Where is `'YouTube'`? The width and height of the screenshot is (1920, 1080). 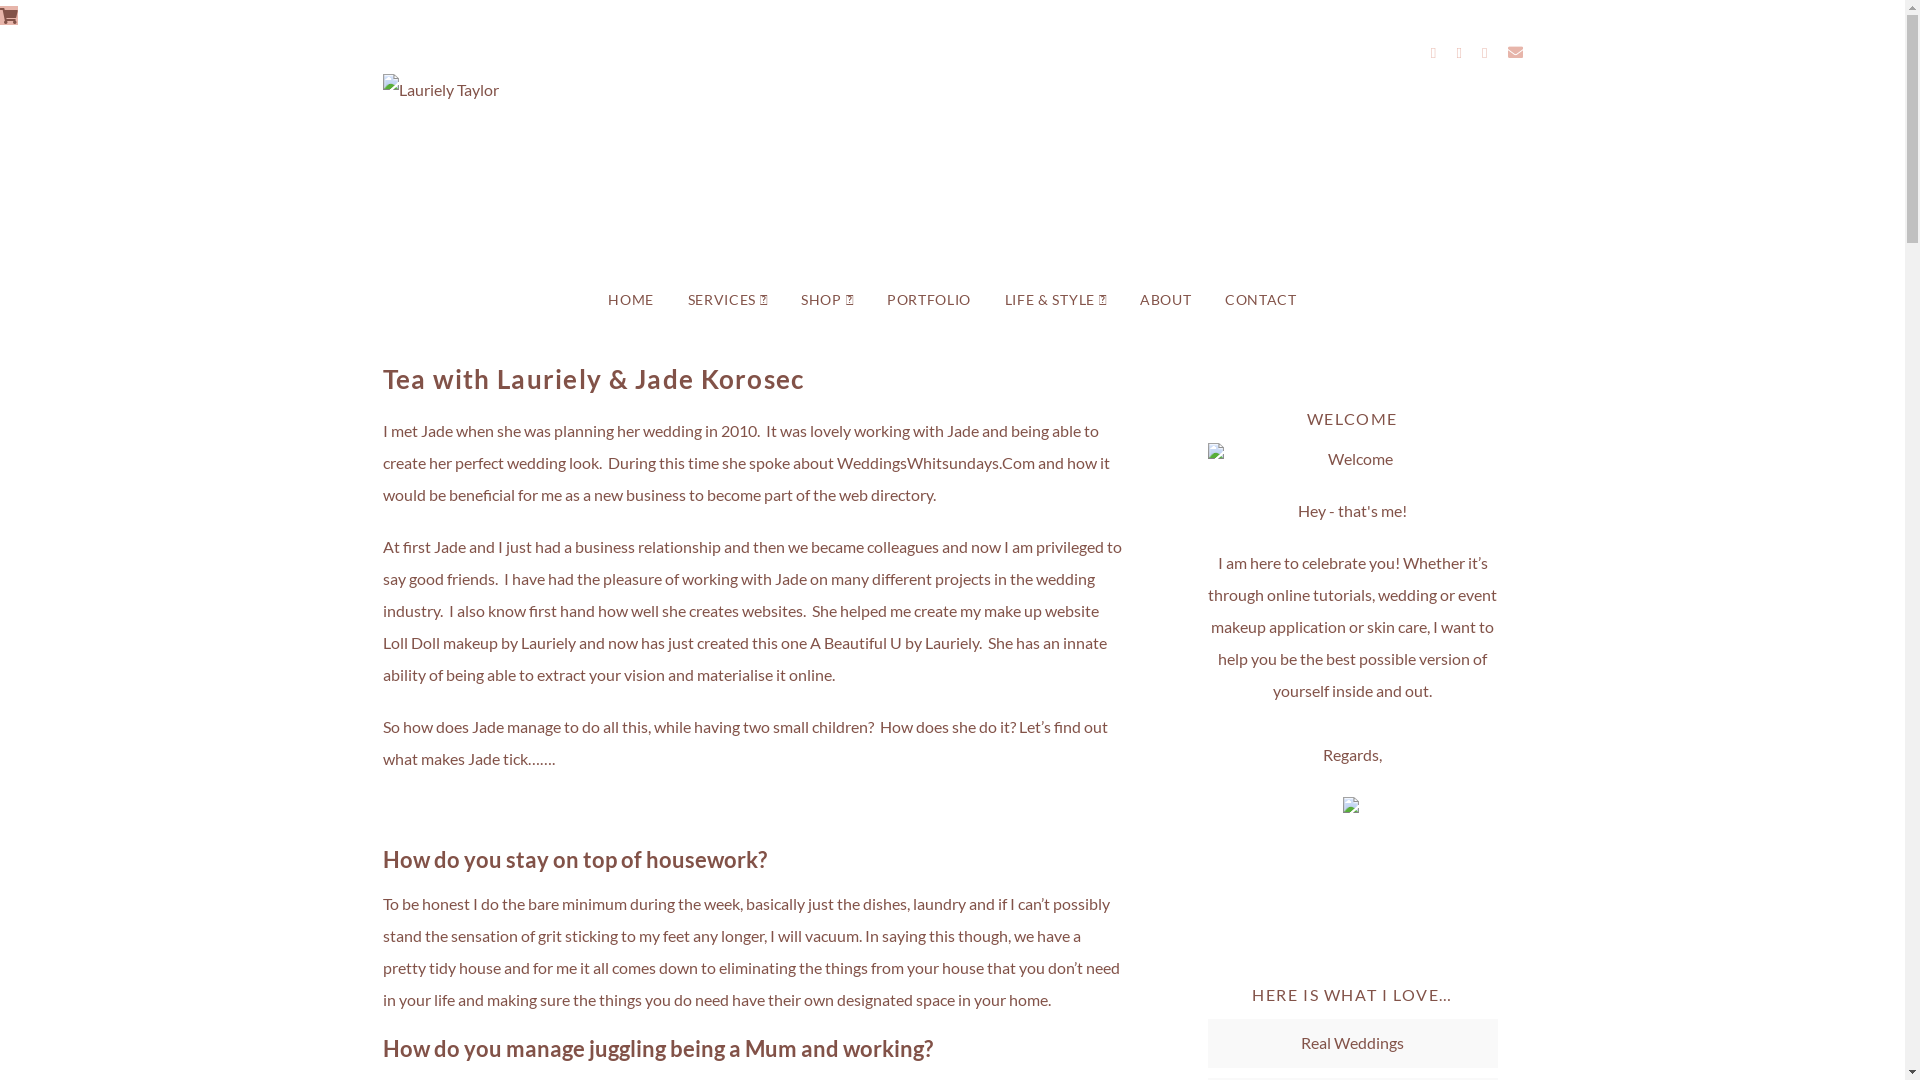
'YouTube' is located at coordinates (1484, 51).